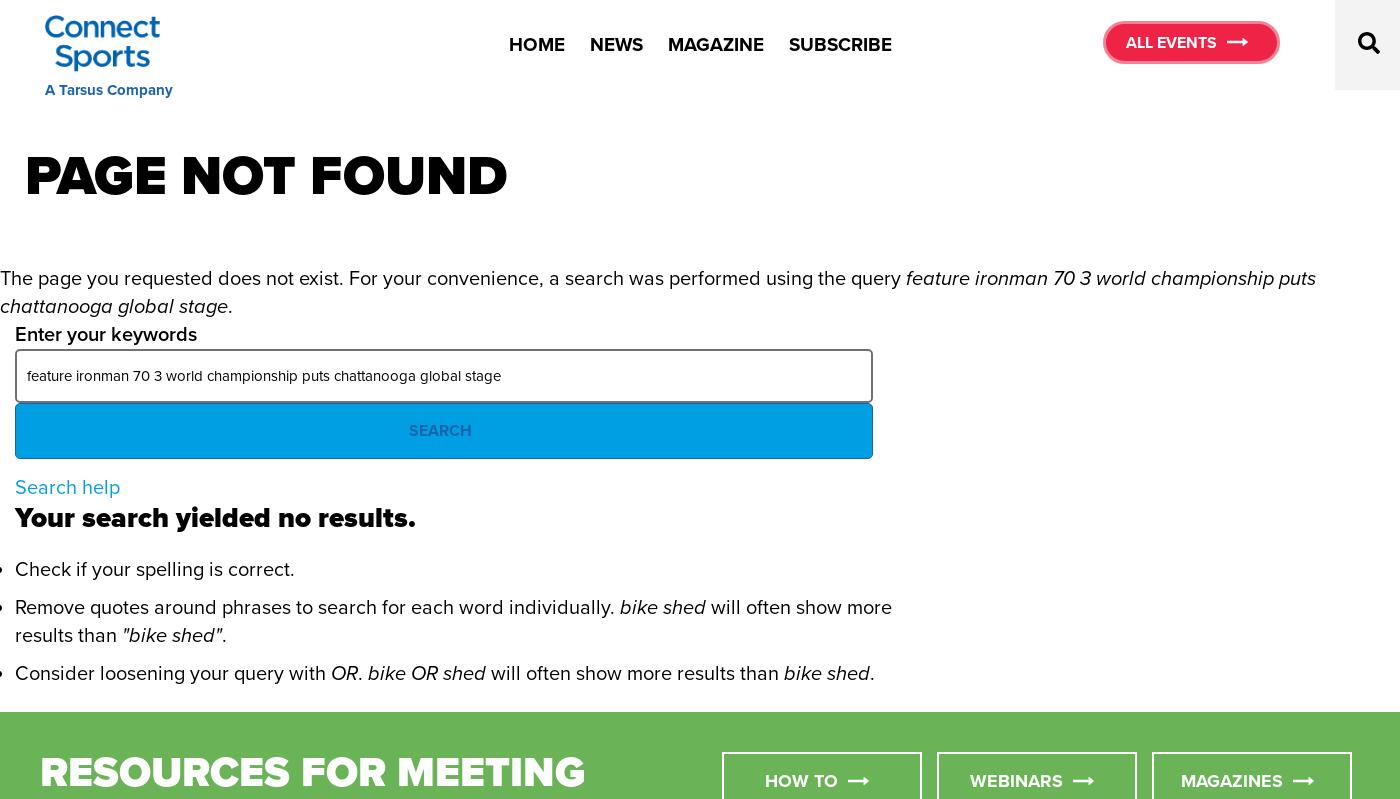 Image resolution: width=1400 pixels, height=799 pixels. What do you see at coordinates (215, 517) in the screenshot?
I see `'Your search yielded no results.'` at bounding box center [215, 517].